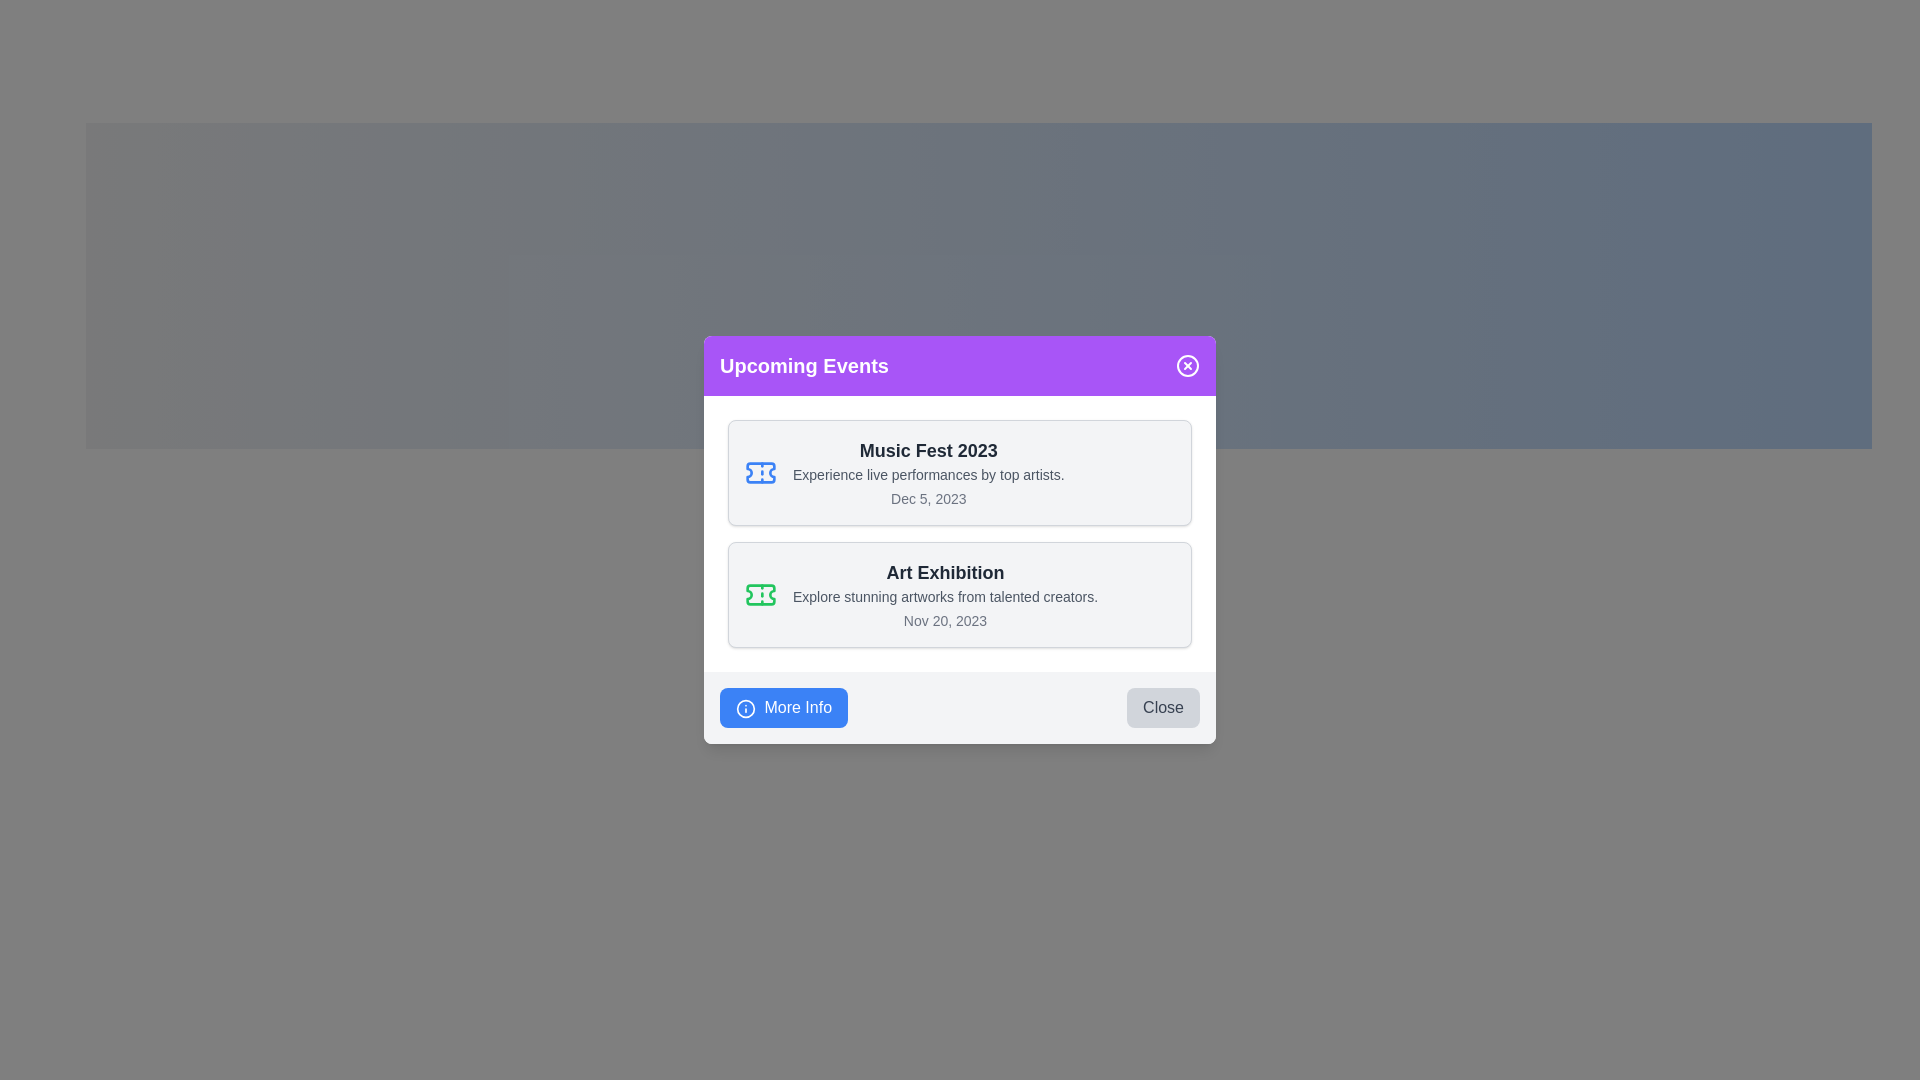  I want to click on event details from the 'Music Fest 2023' textual content block located in the purple 'Upcoming Events' panel, which is the first event in the list, so click(927, 473).